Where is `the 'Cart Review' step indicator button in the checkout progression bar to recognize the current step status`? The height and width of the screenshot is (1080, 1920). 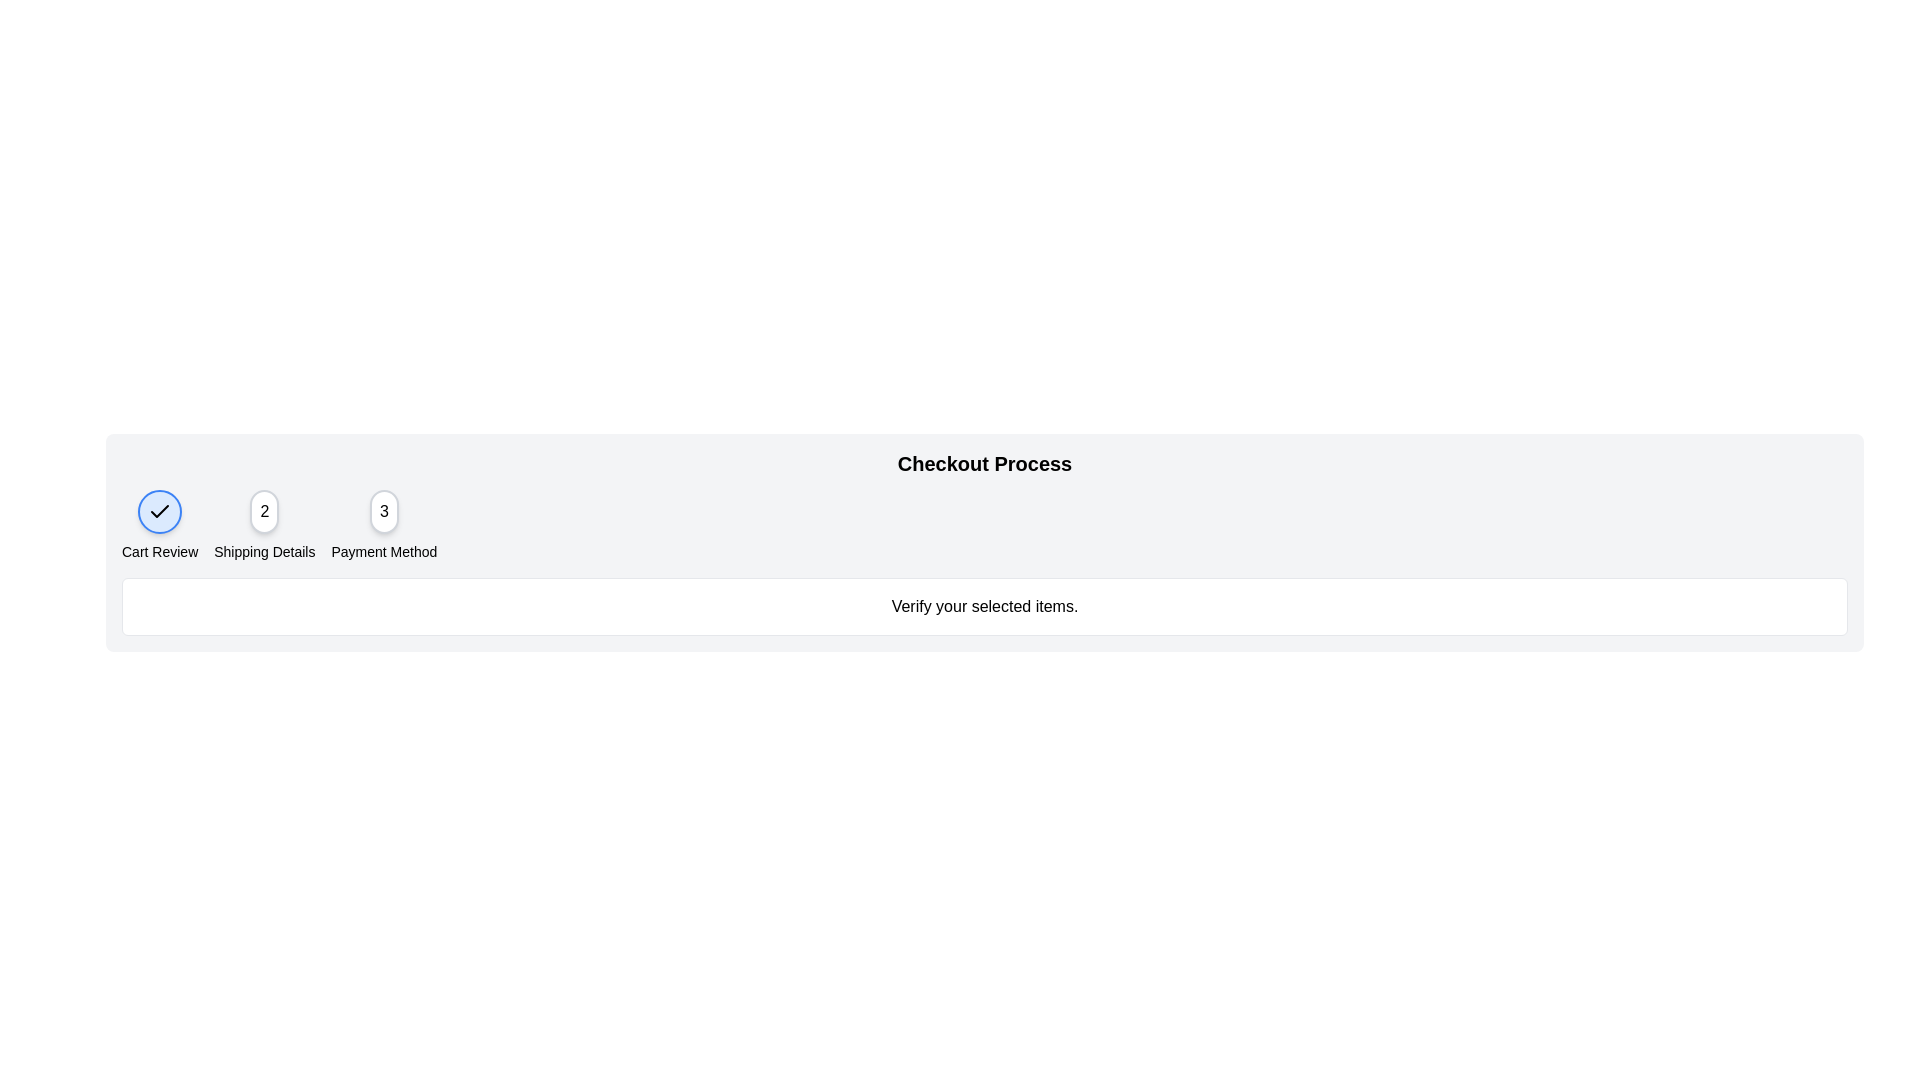 the 'Cart Review' step indicator button in the checkout progression bar to recognize the current step status is located at coordinates (160, 511).